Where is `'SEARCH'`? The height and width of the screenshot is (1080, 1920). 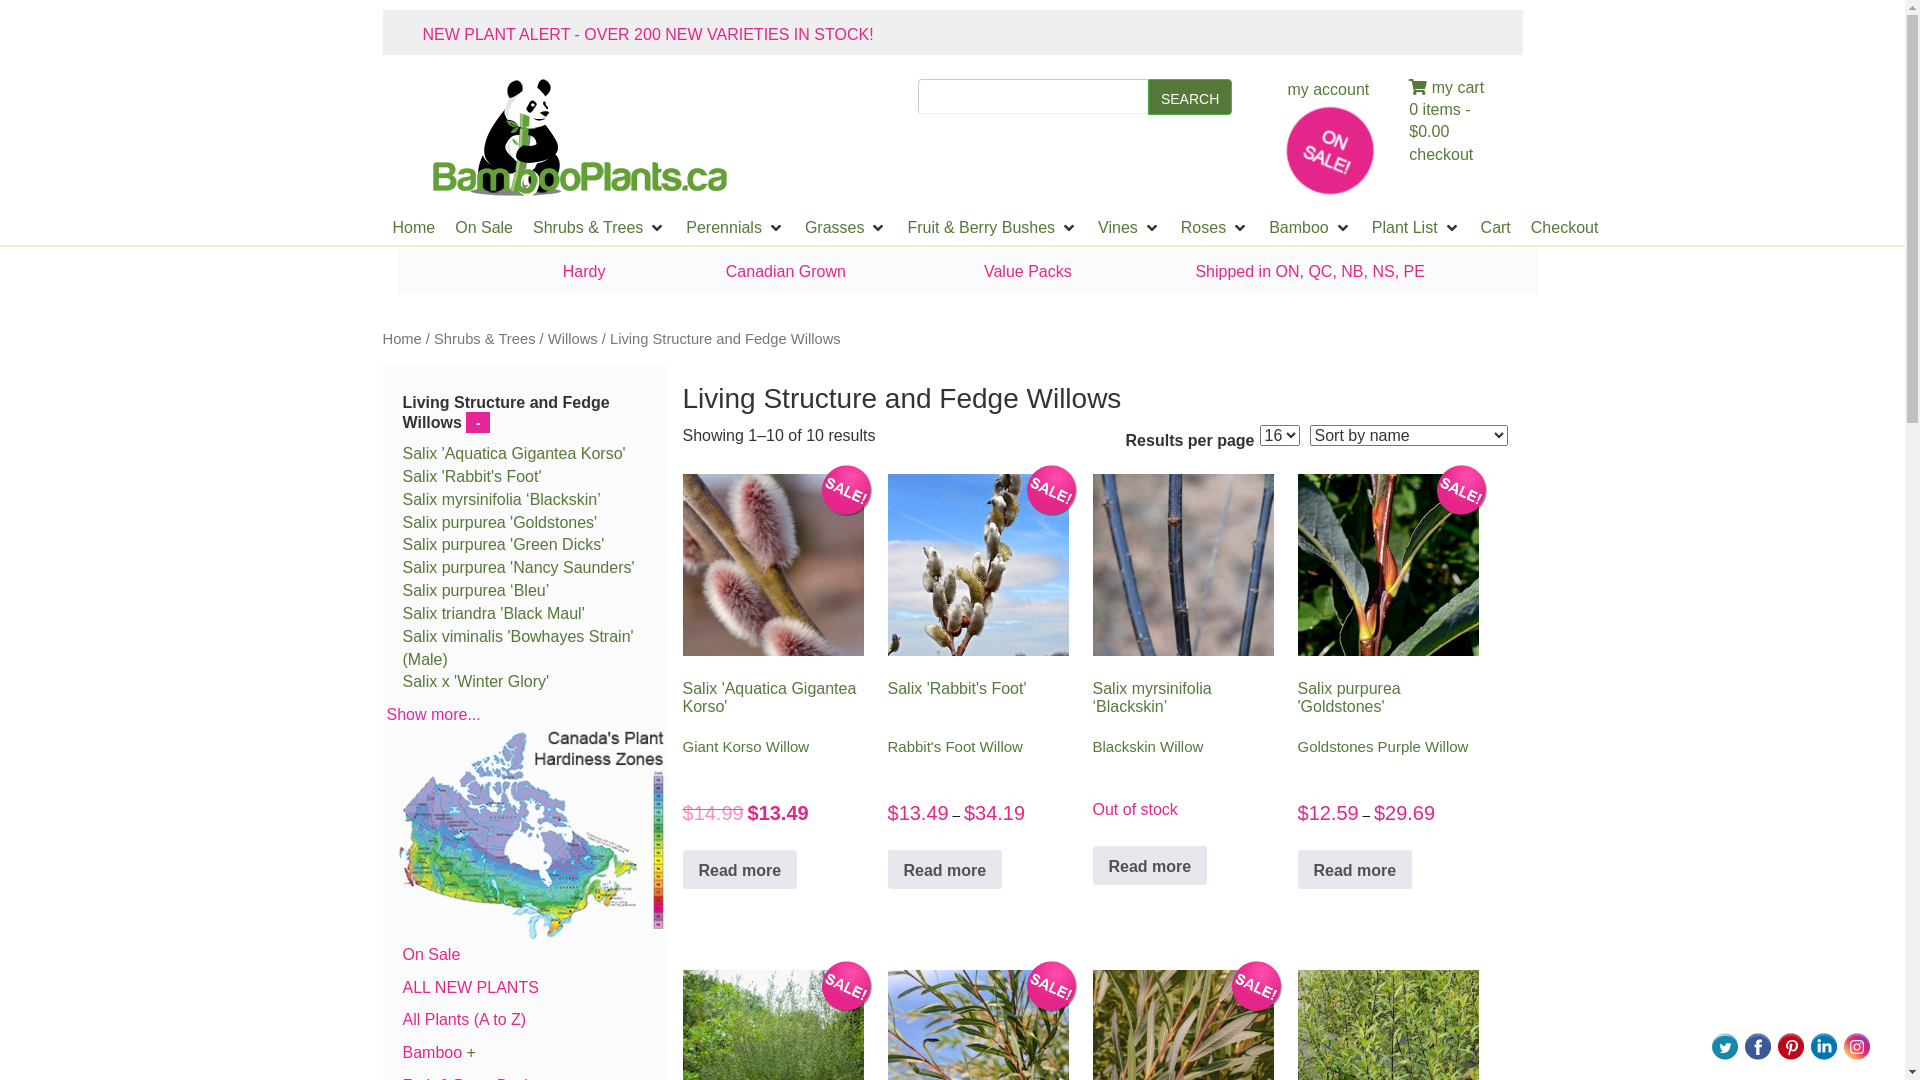 'SEARCH' is located at coordinates (1190, 96).